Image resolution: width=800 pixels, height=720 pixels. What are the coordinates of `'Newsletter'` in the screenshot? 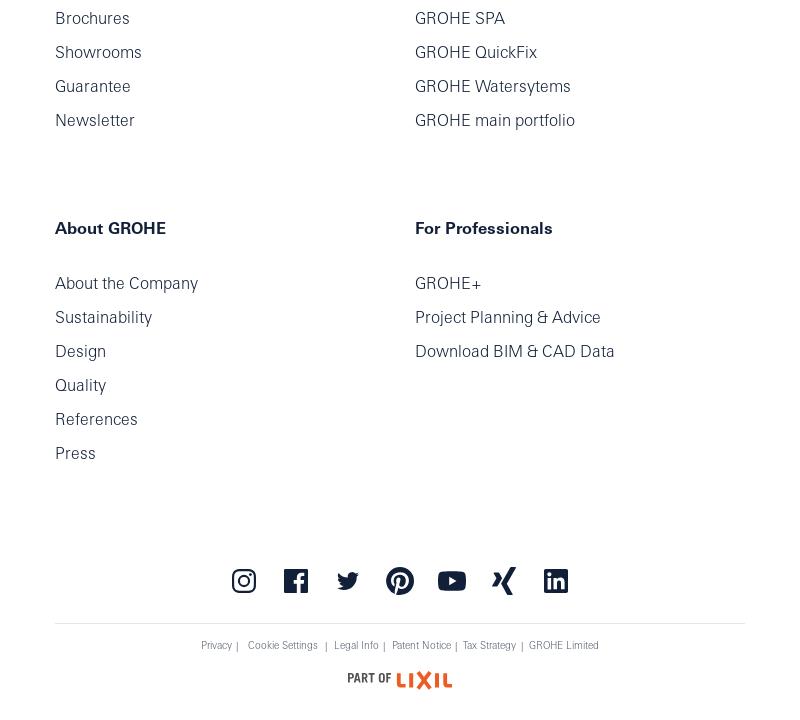 It's located at (95, 119).